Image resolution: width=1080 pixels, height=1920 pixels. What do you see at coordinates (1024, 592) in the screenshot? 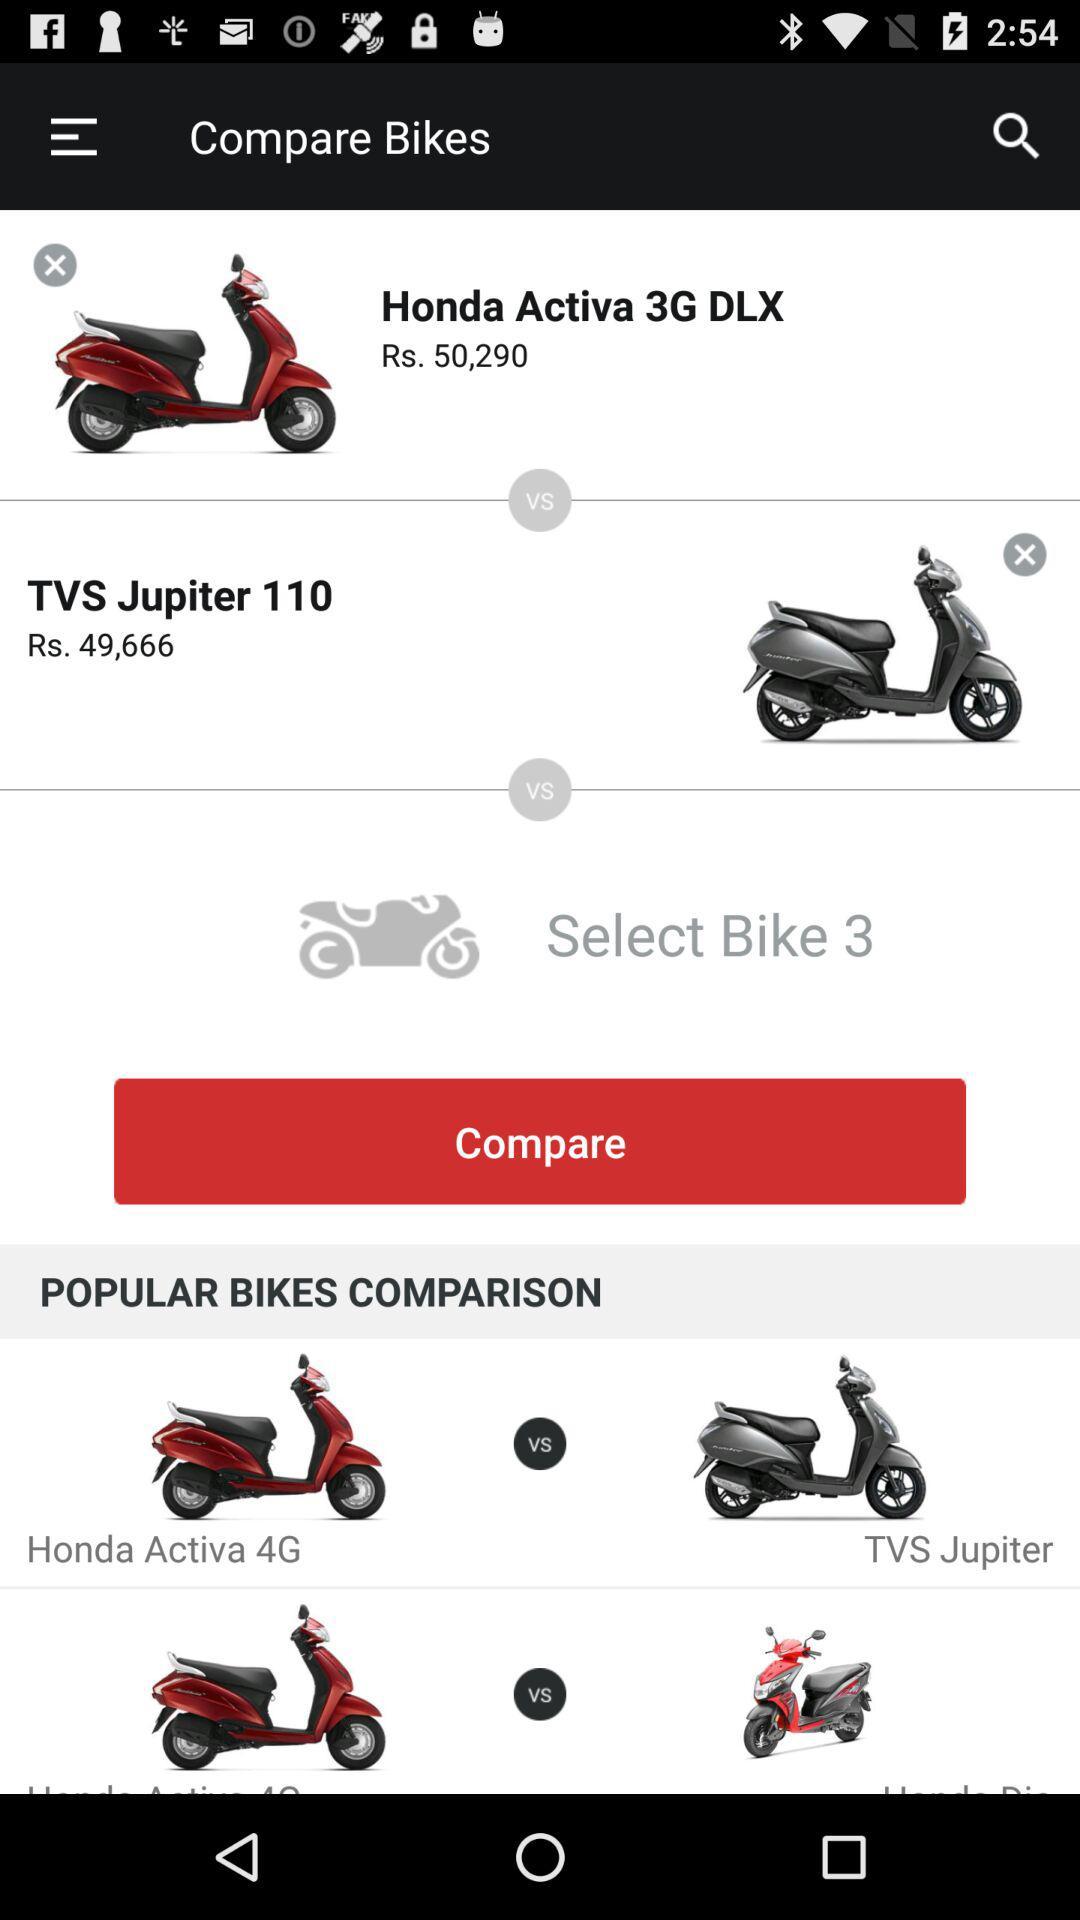
I see `the close icon` at bounding box center [1024, 592].